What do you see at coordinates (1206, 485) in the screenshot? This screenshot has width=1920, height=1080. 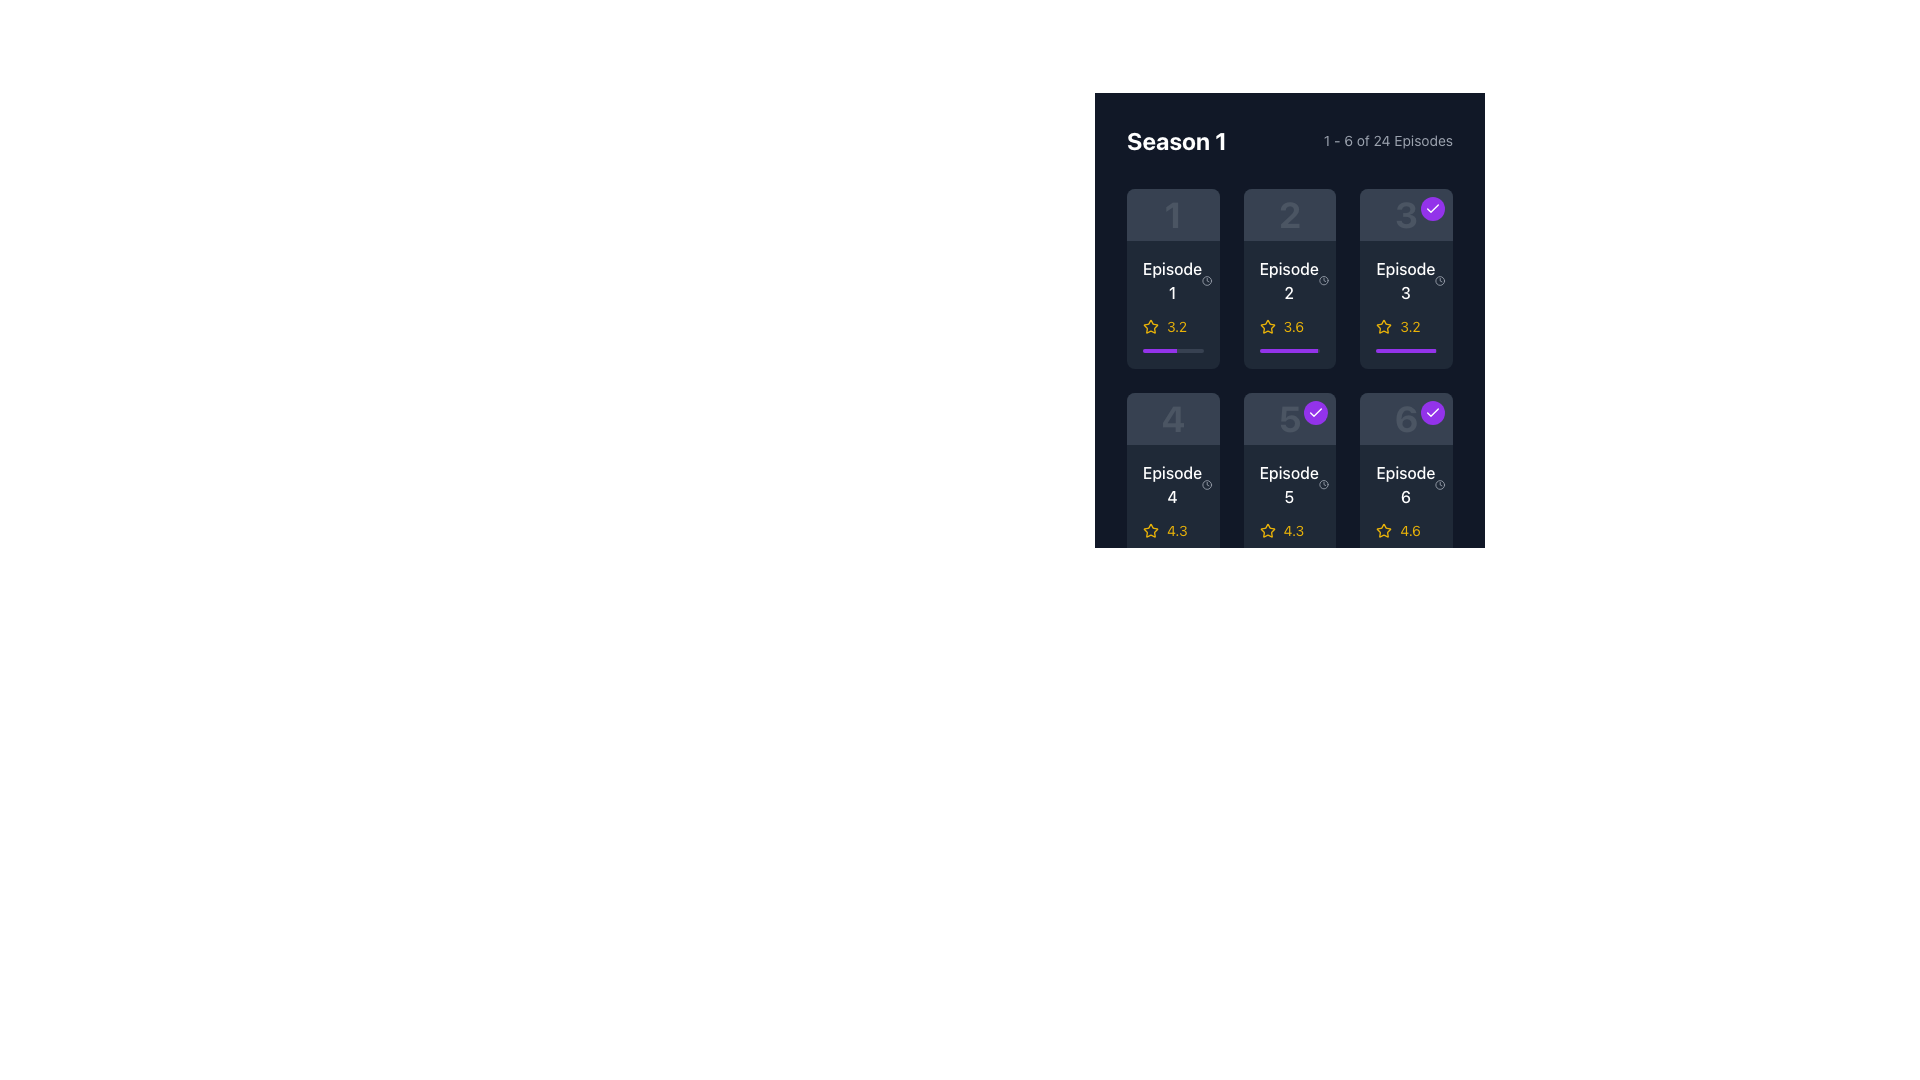 I see `the circular clock icon with a hand design located next to the text '42 min' in the bottom left corner of the 'Episode 4' box` at bounding box center [1206, 485].